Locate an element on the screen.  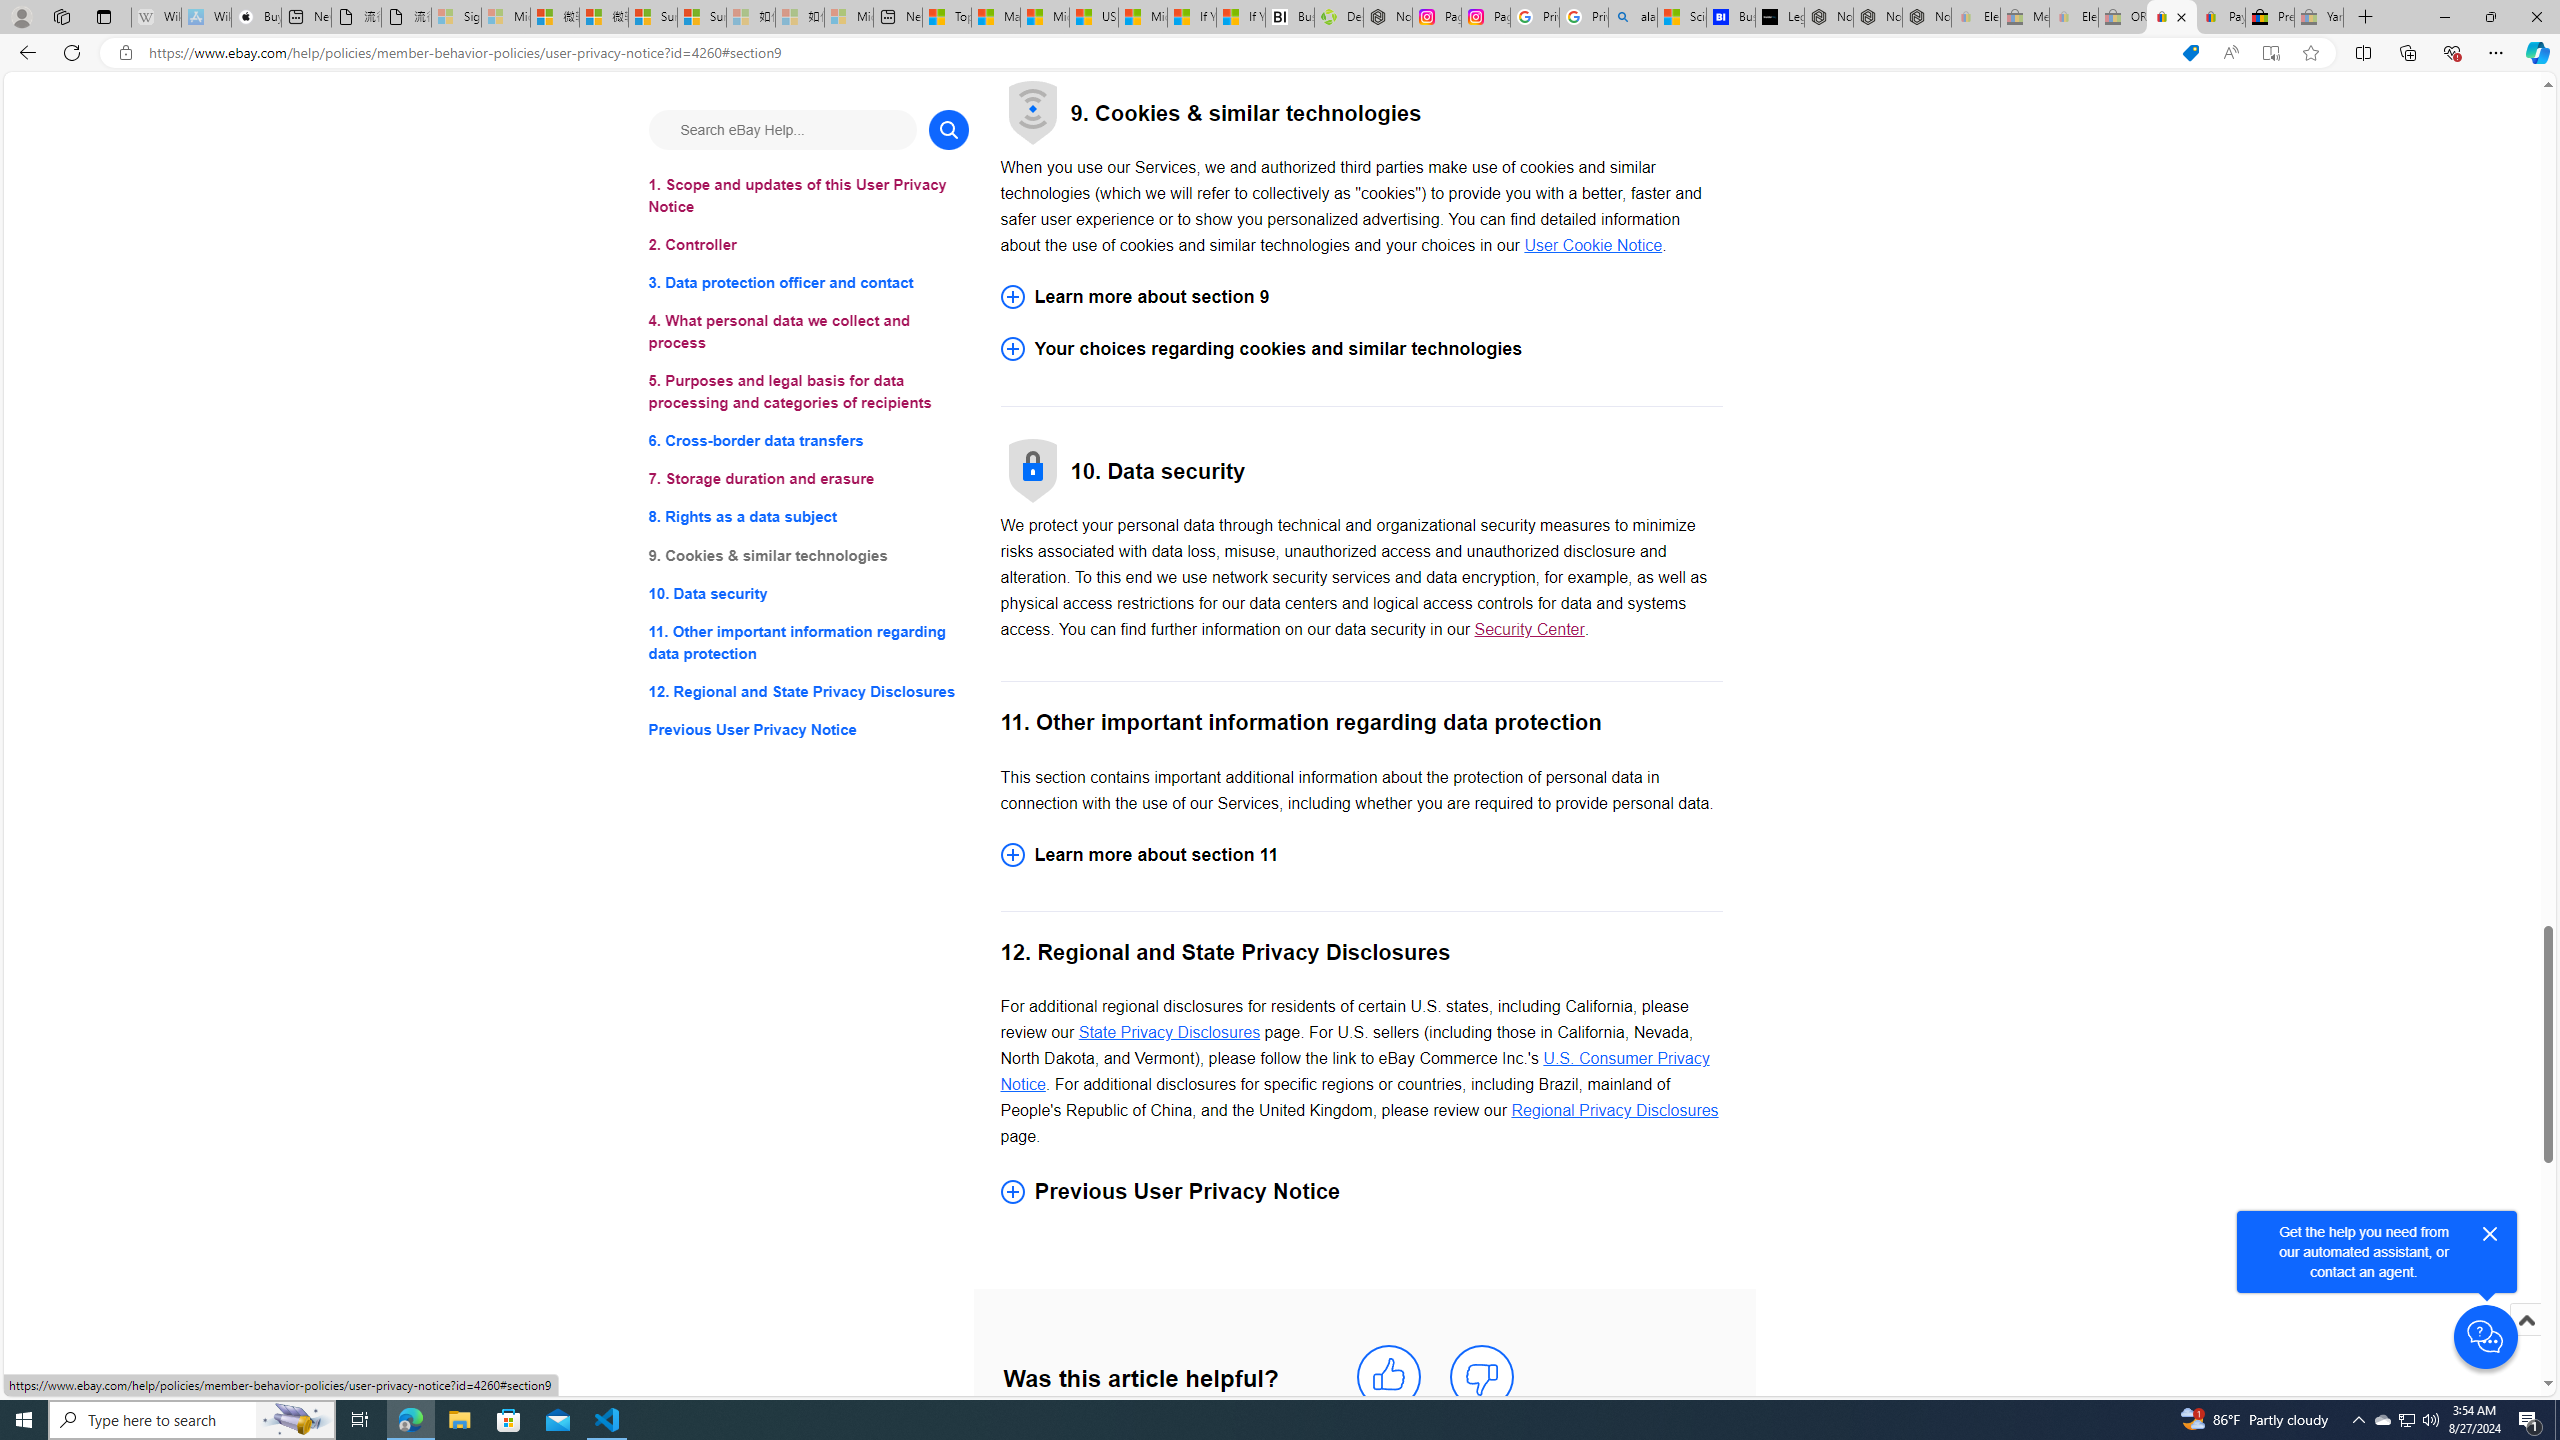
'9. Cookies & similar technologies' is located at coordinates (807, 555).